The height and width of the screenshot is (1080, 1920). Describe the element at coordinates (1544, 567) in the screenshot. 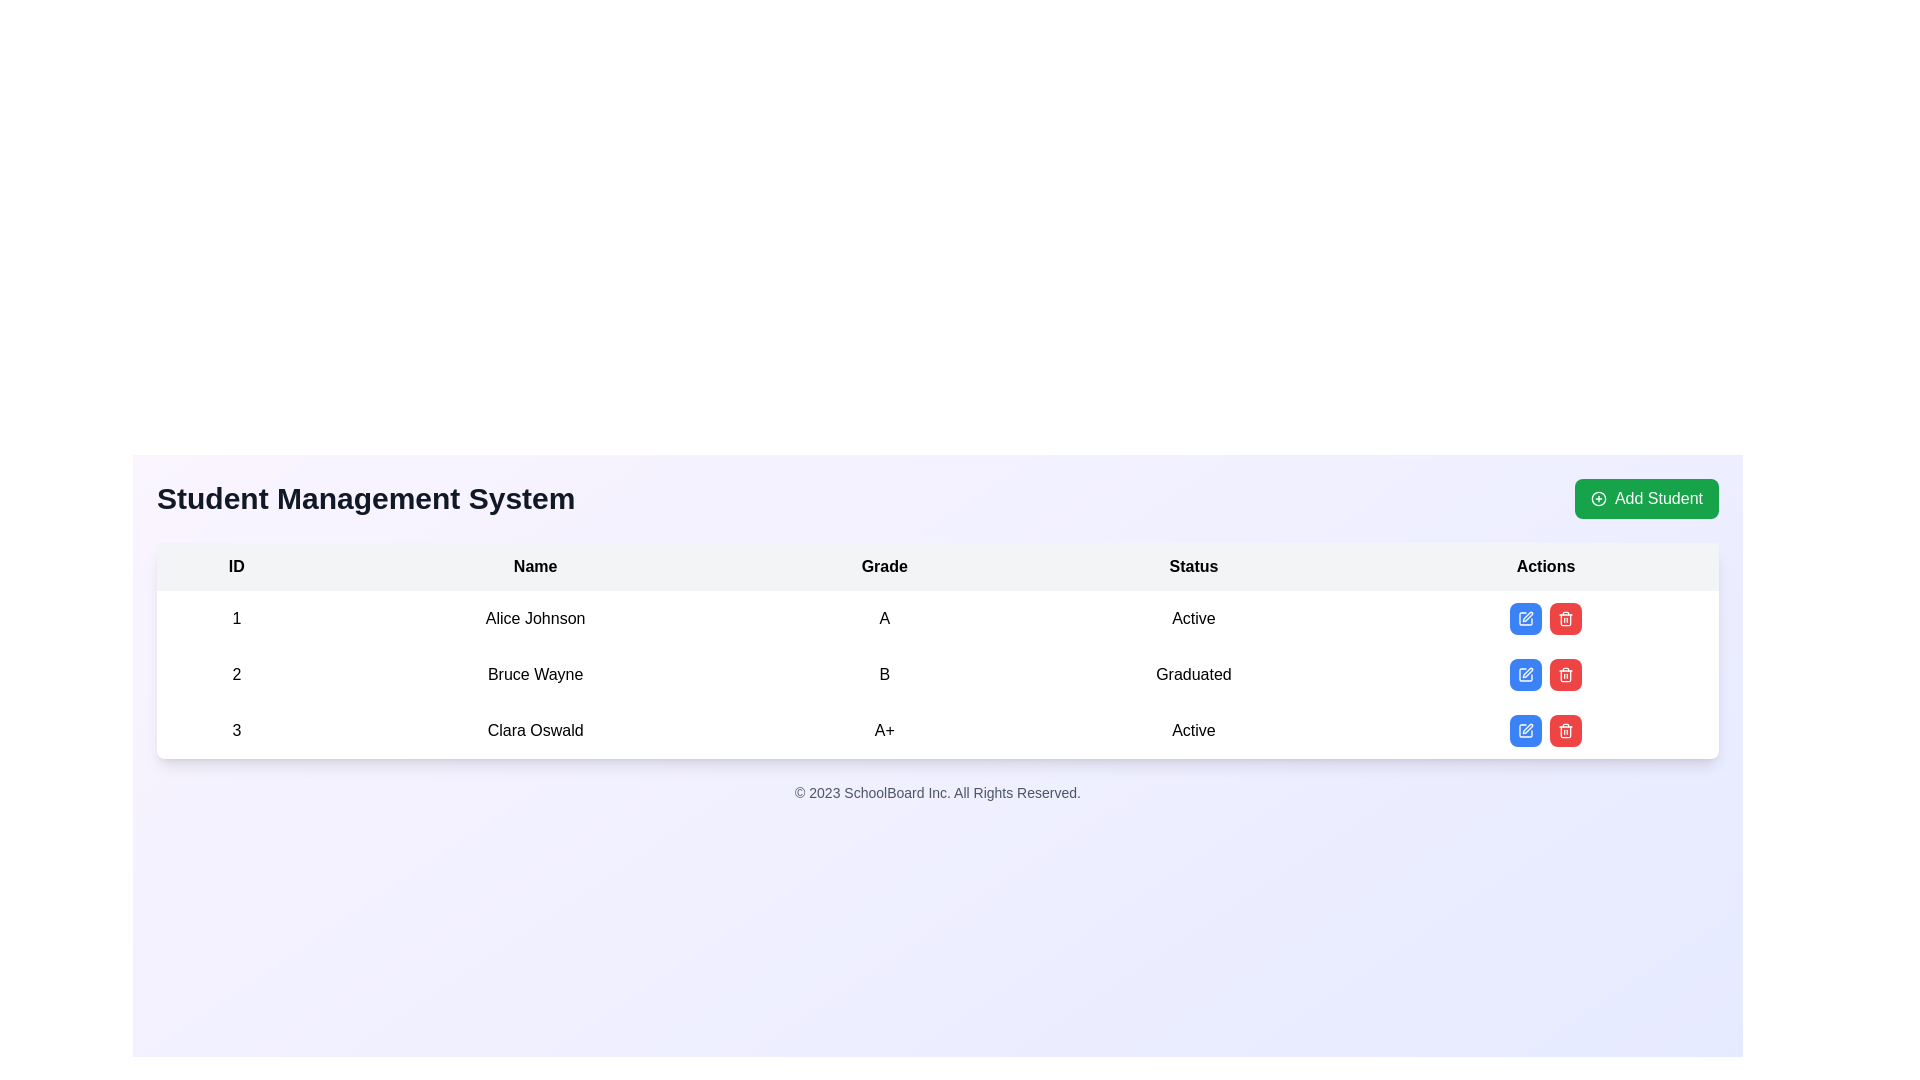

I see `the 'Actions' table header element, which is styled in bold and centered within its cell` at that location.